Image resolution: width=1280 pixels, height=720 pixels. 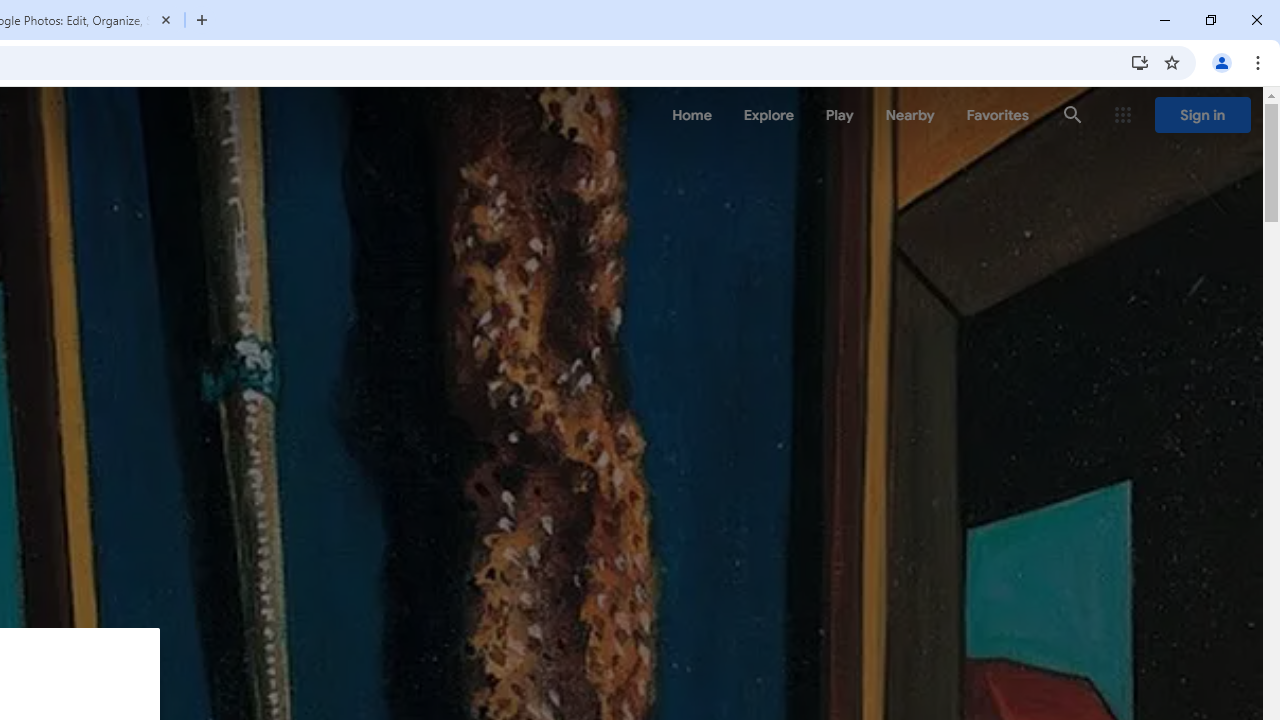 I want to click on 'Home', so click(x=691, y=115).